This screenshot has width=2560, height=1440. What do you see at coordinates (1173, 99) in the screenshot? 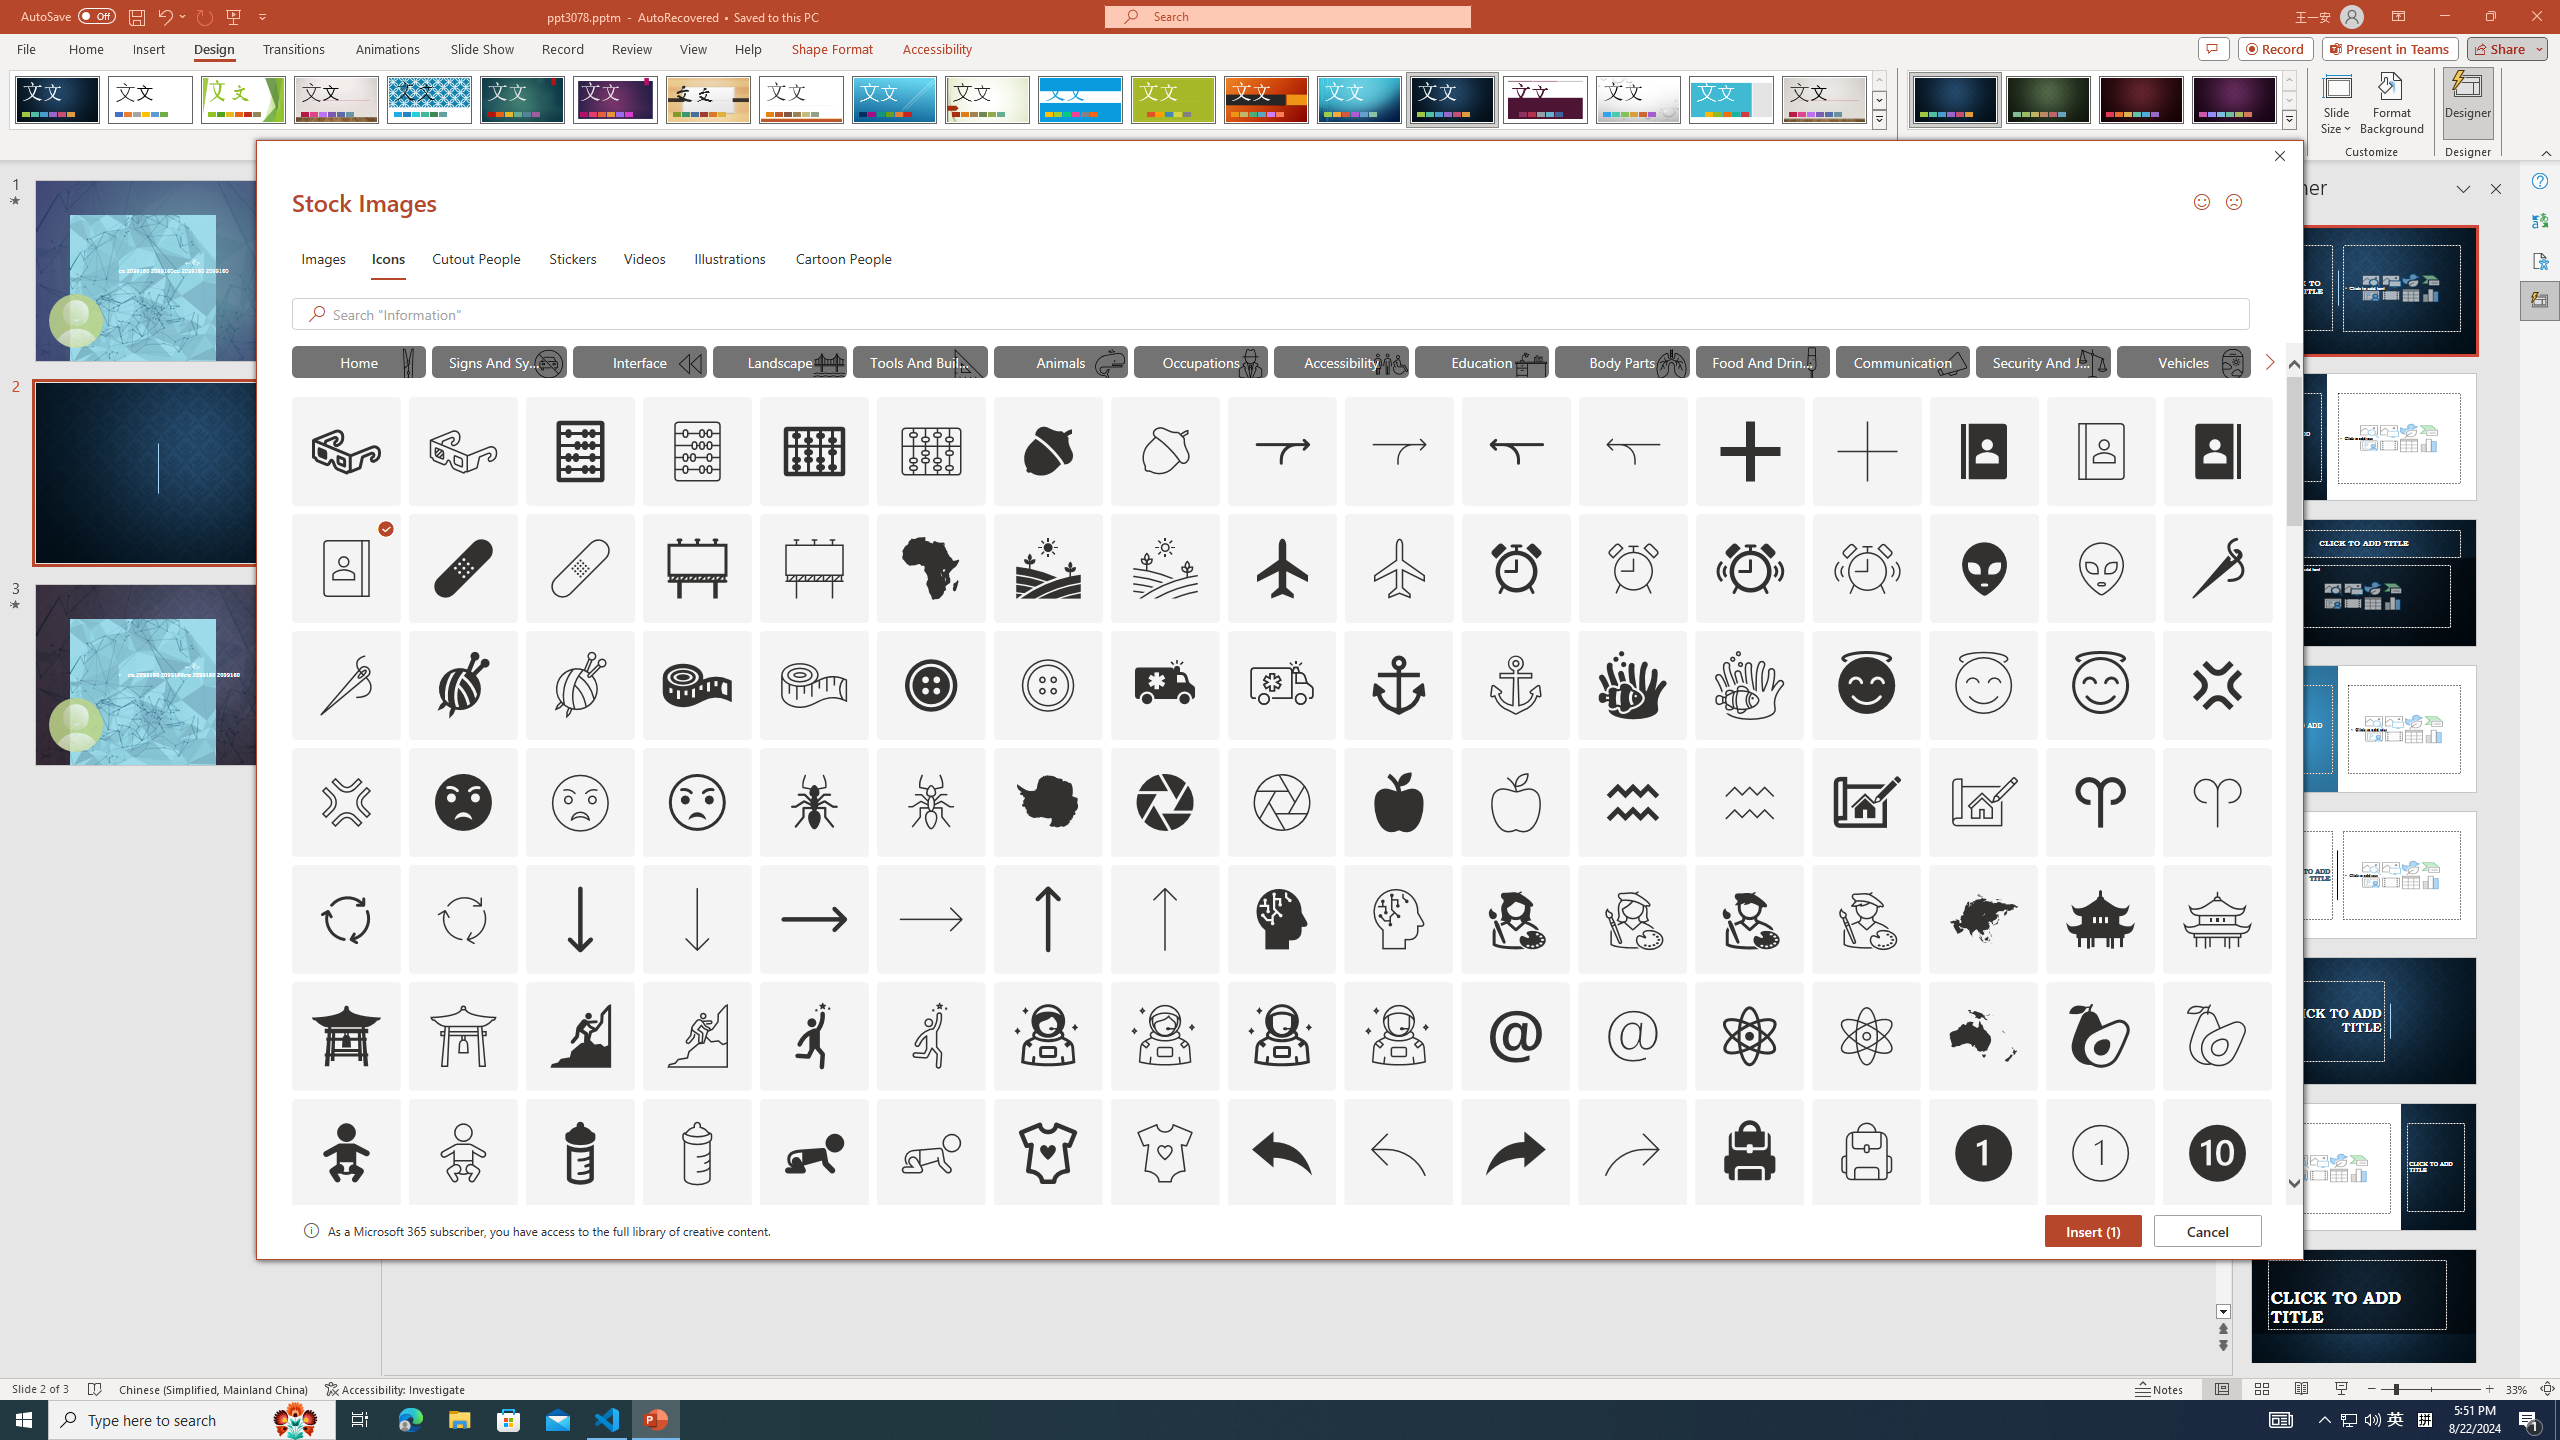
I see `'Basis'` at bounding box center [1173, 99].